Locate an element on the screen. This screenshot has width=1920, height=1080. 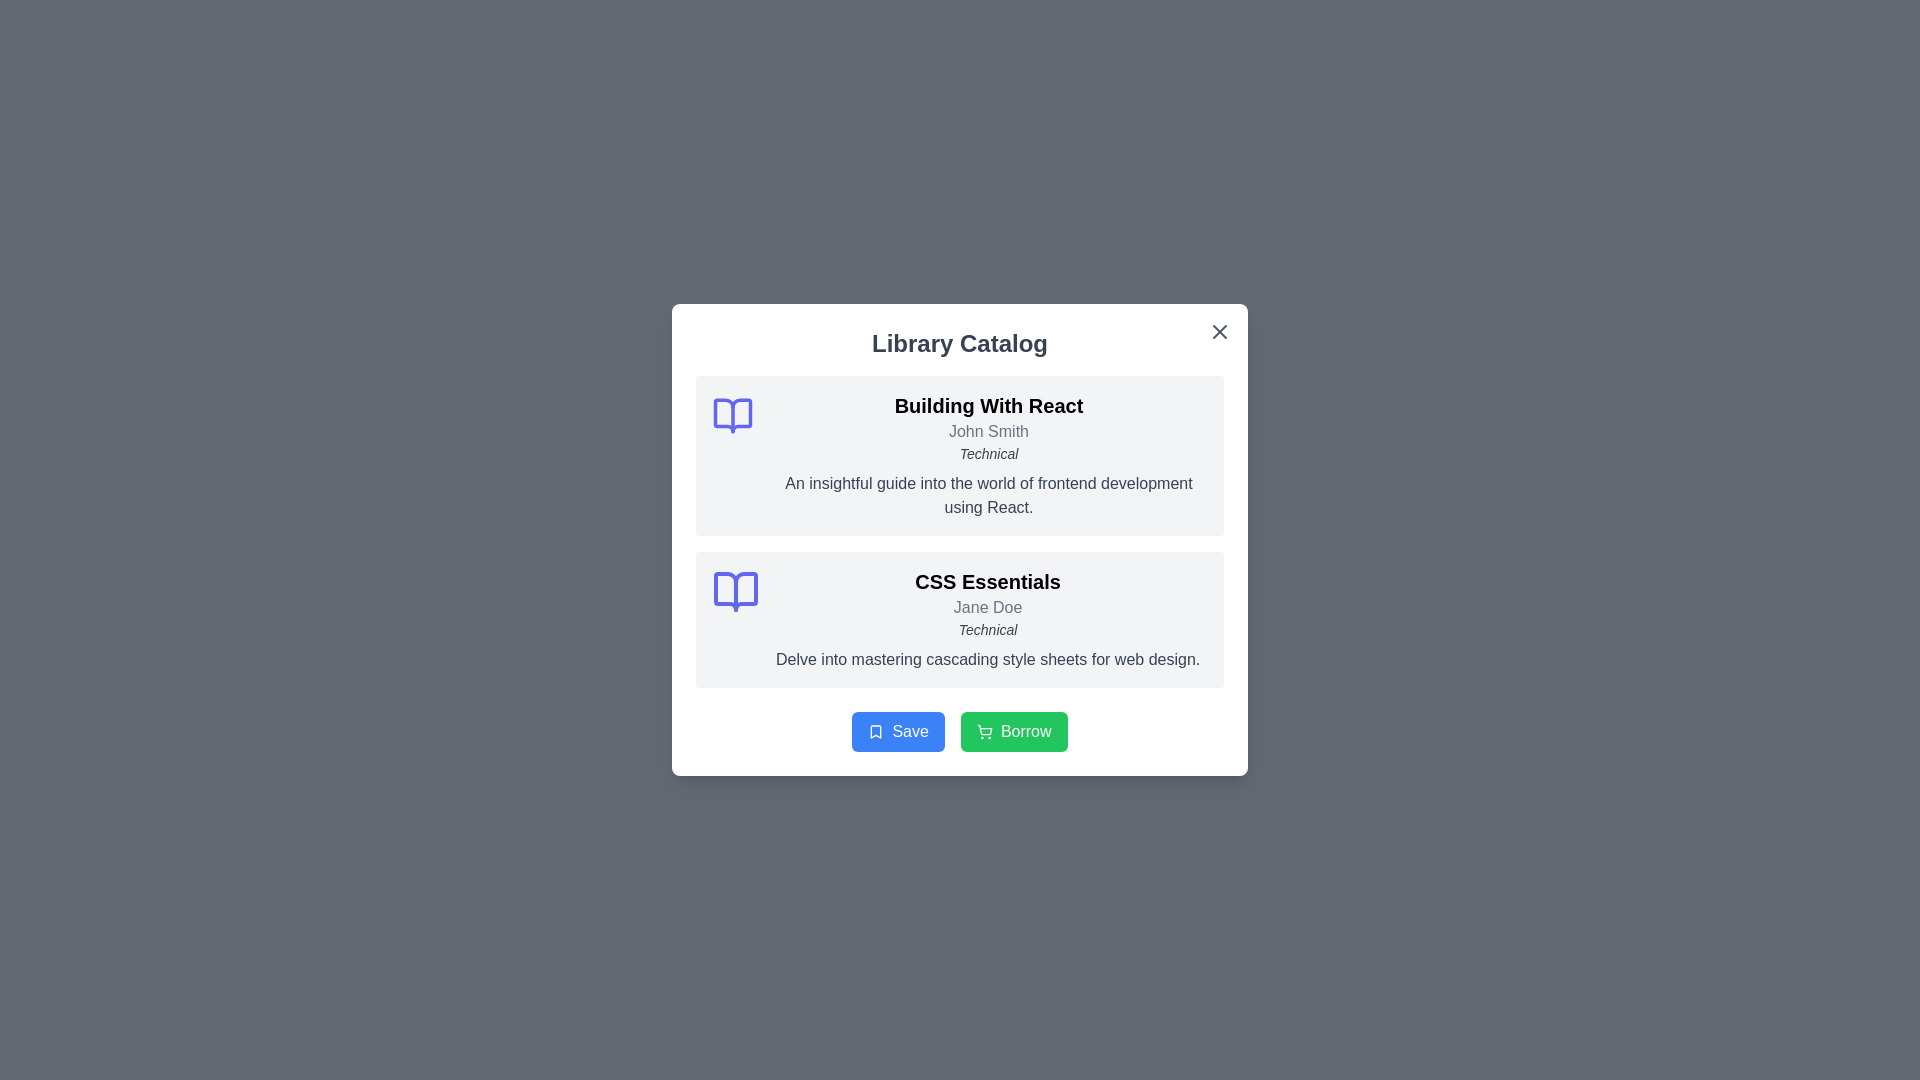
information provided in the 'CSS Essentials' informative card, which includes the title, author, category, and description is located at coordinates (960, 619).